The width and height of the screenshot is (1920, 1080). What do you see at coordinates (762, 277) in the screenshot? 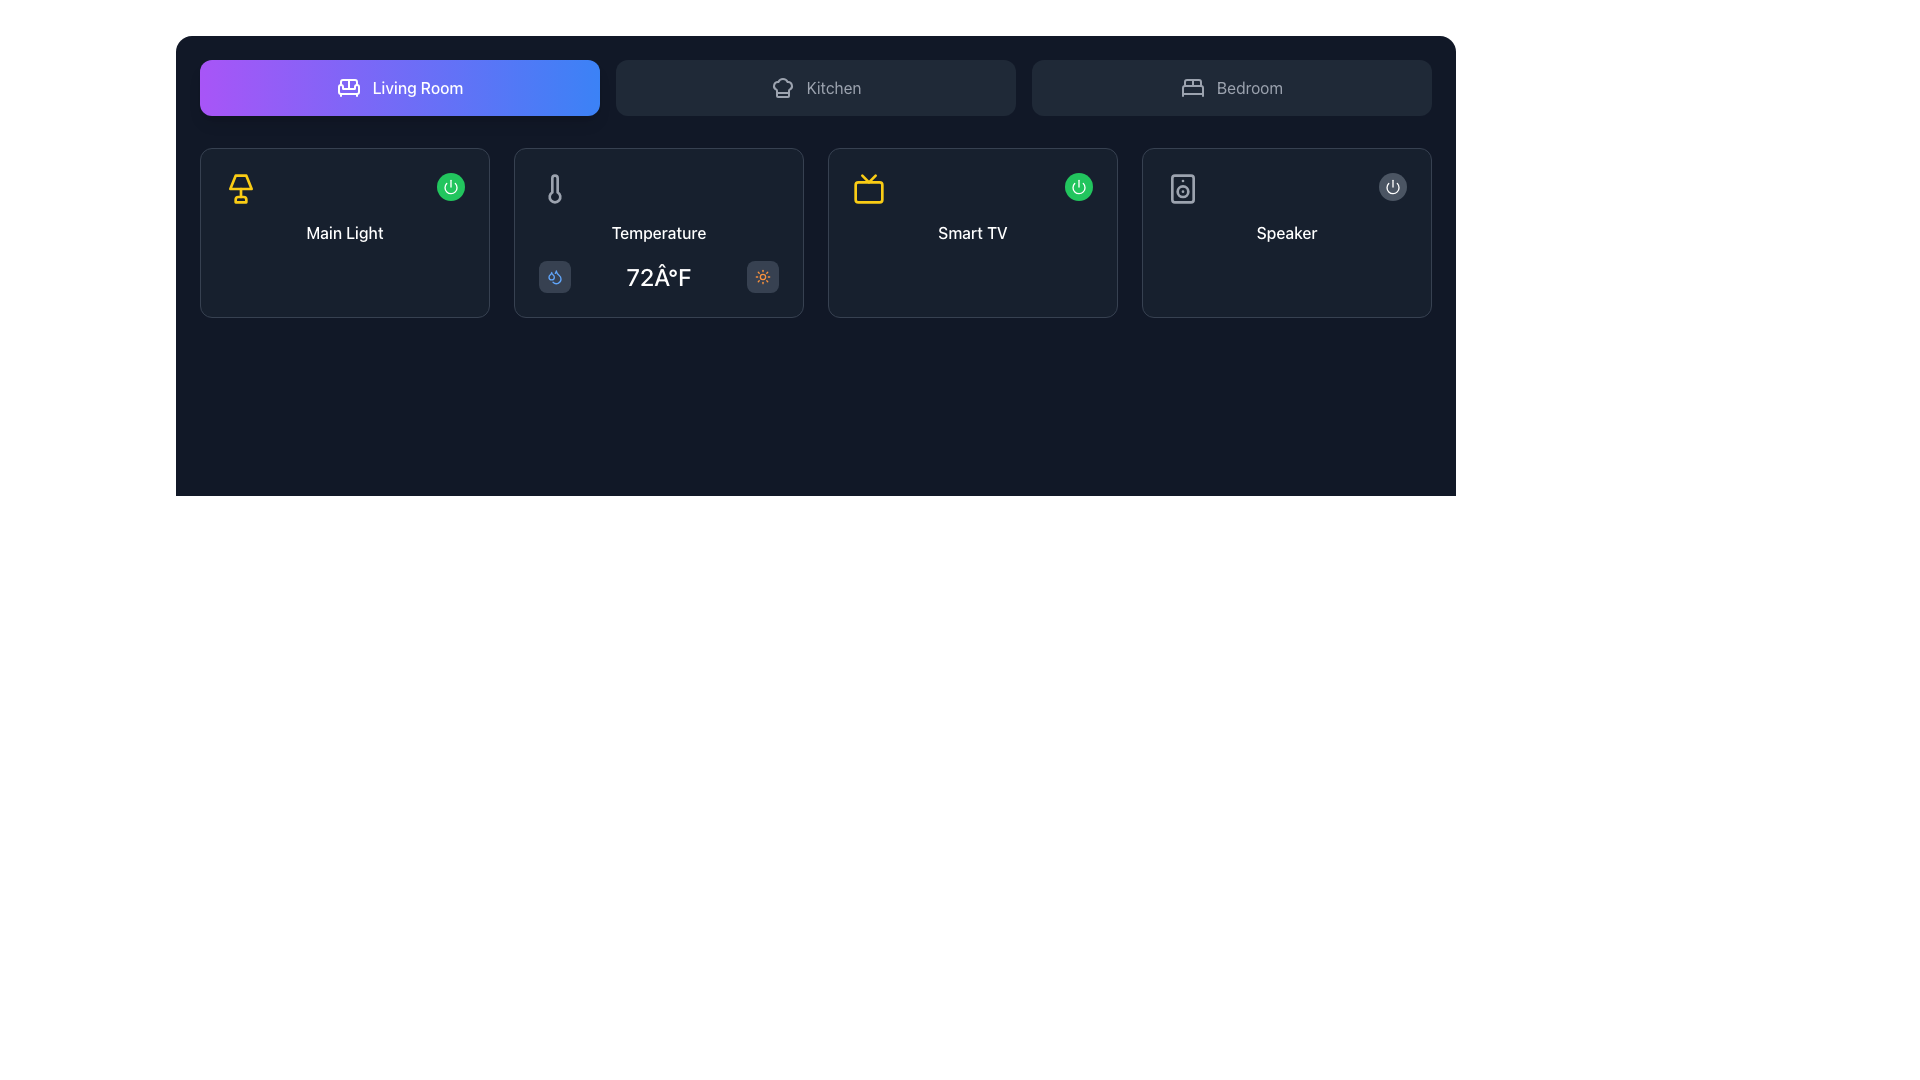
I see `the vibrant orange sun icon button located in the top-center of the interface within the 'Temperature' section of the 'Living Room' panel` at bounding box center [762, 277].